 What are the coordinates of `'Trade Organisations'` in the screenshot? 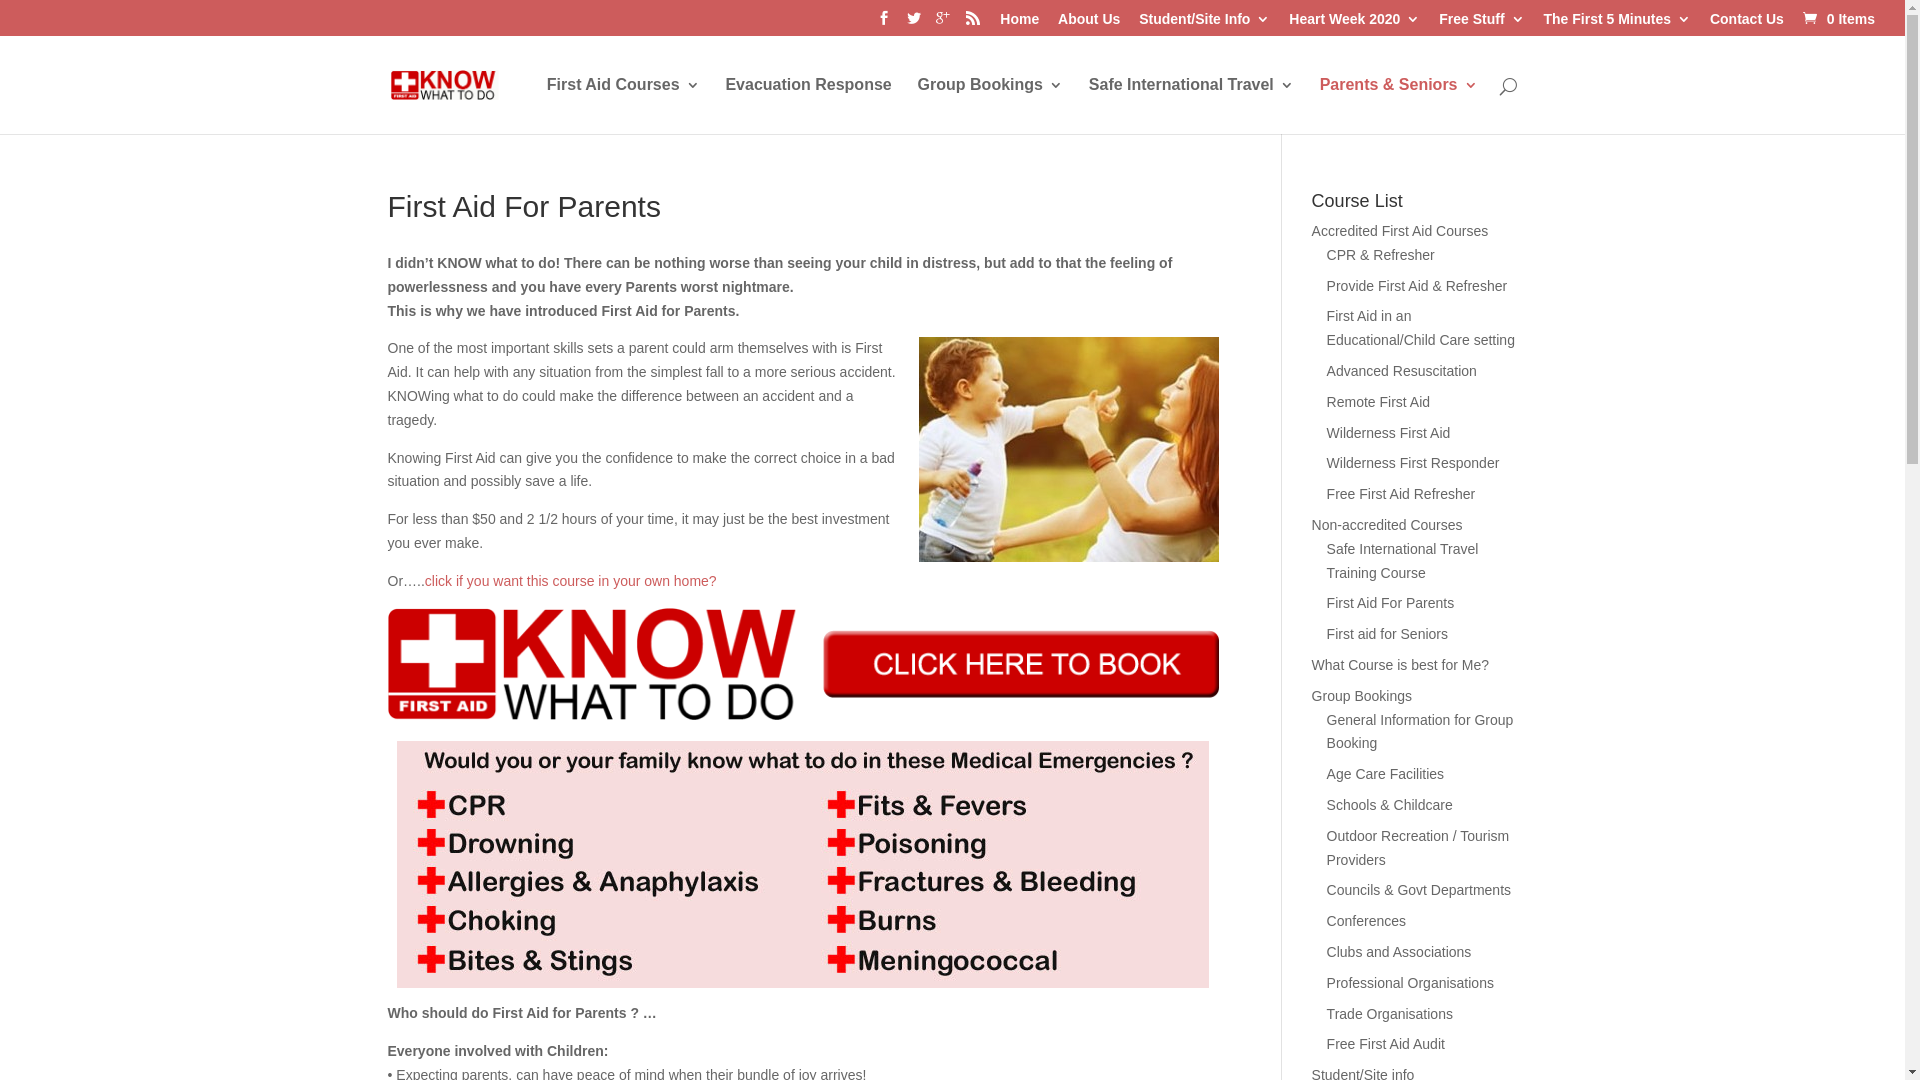 It's located at (1326, 1014).